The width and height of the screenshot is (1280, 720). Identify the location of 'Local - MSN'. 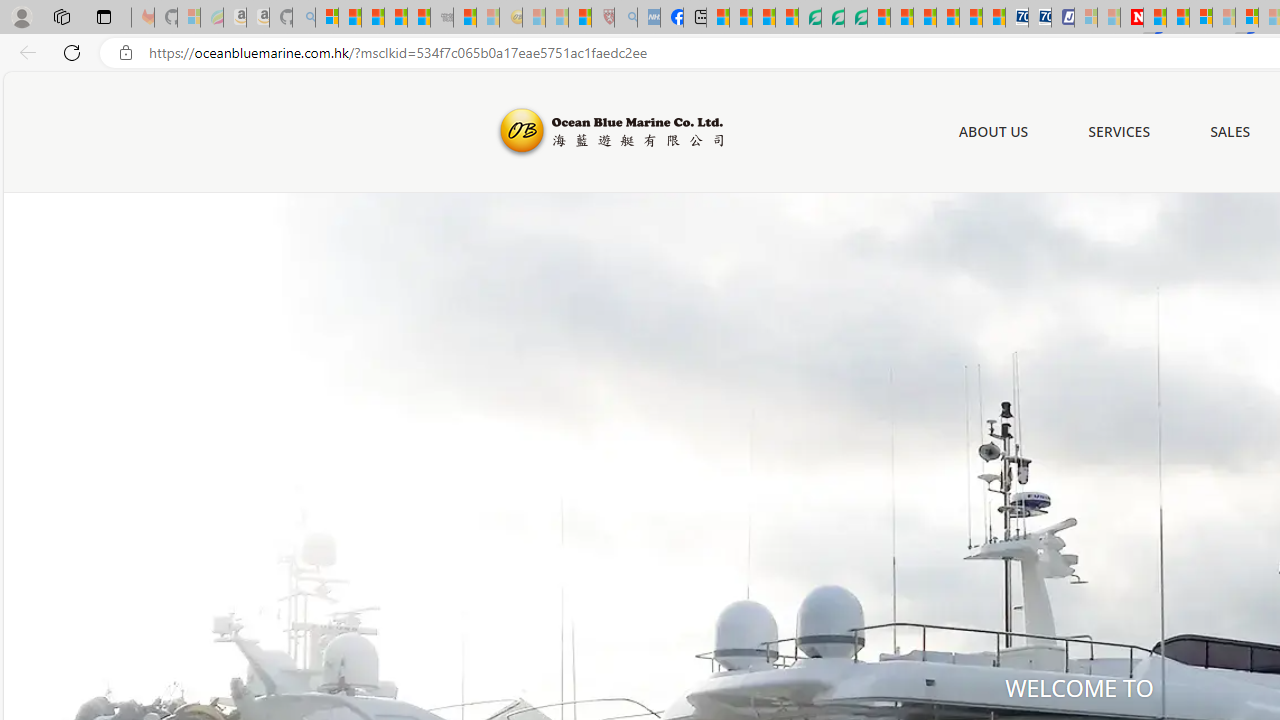
(579, 17).